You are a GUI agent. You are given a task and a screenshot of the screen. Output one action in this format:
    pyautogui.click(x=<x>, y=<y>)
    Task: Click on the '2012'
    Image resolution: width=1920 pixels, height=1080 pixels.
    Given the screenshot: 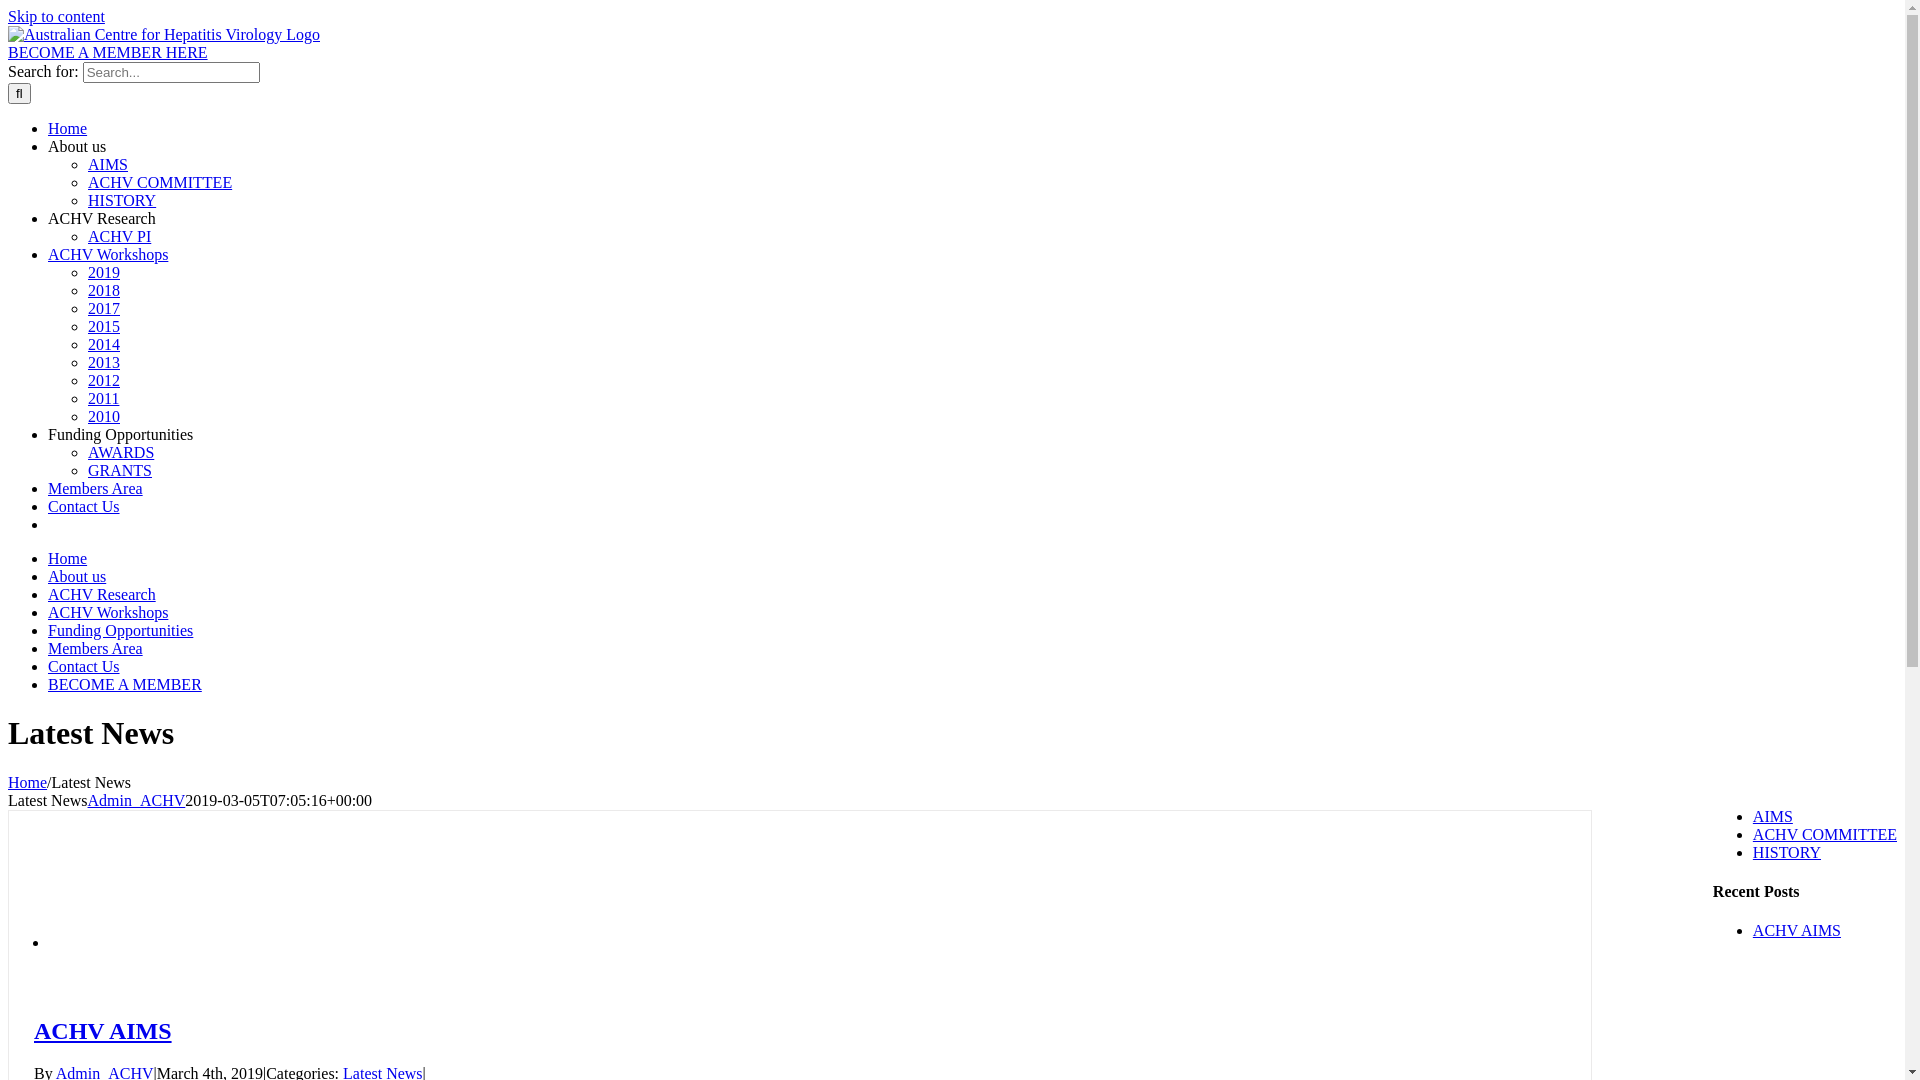 What is the action you would take?
    pyautogui.click(x=103, y=380)
    